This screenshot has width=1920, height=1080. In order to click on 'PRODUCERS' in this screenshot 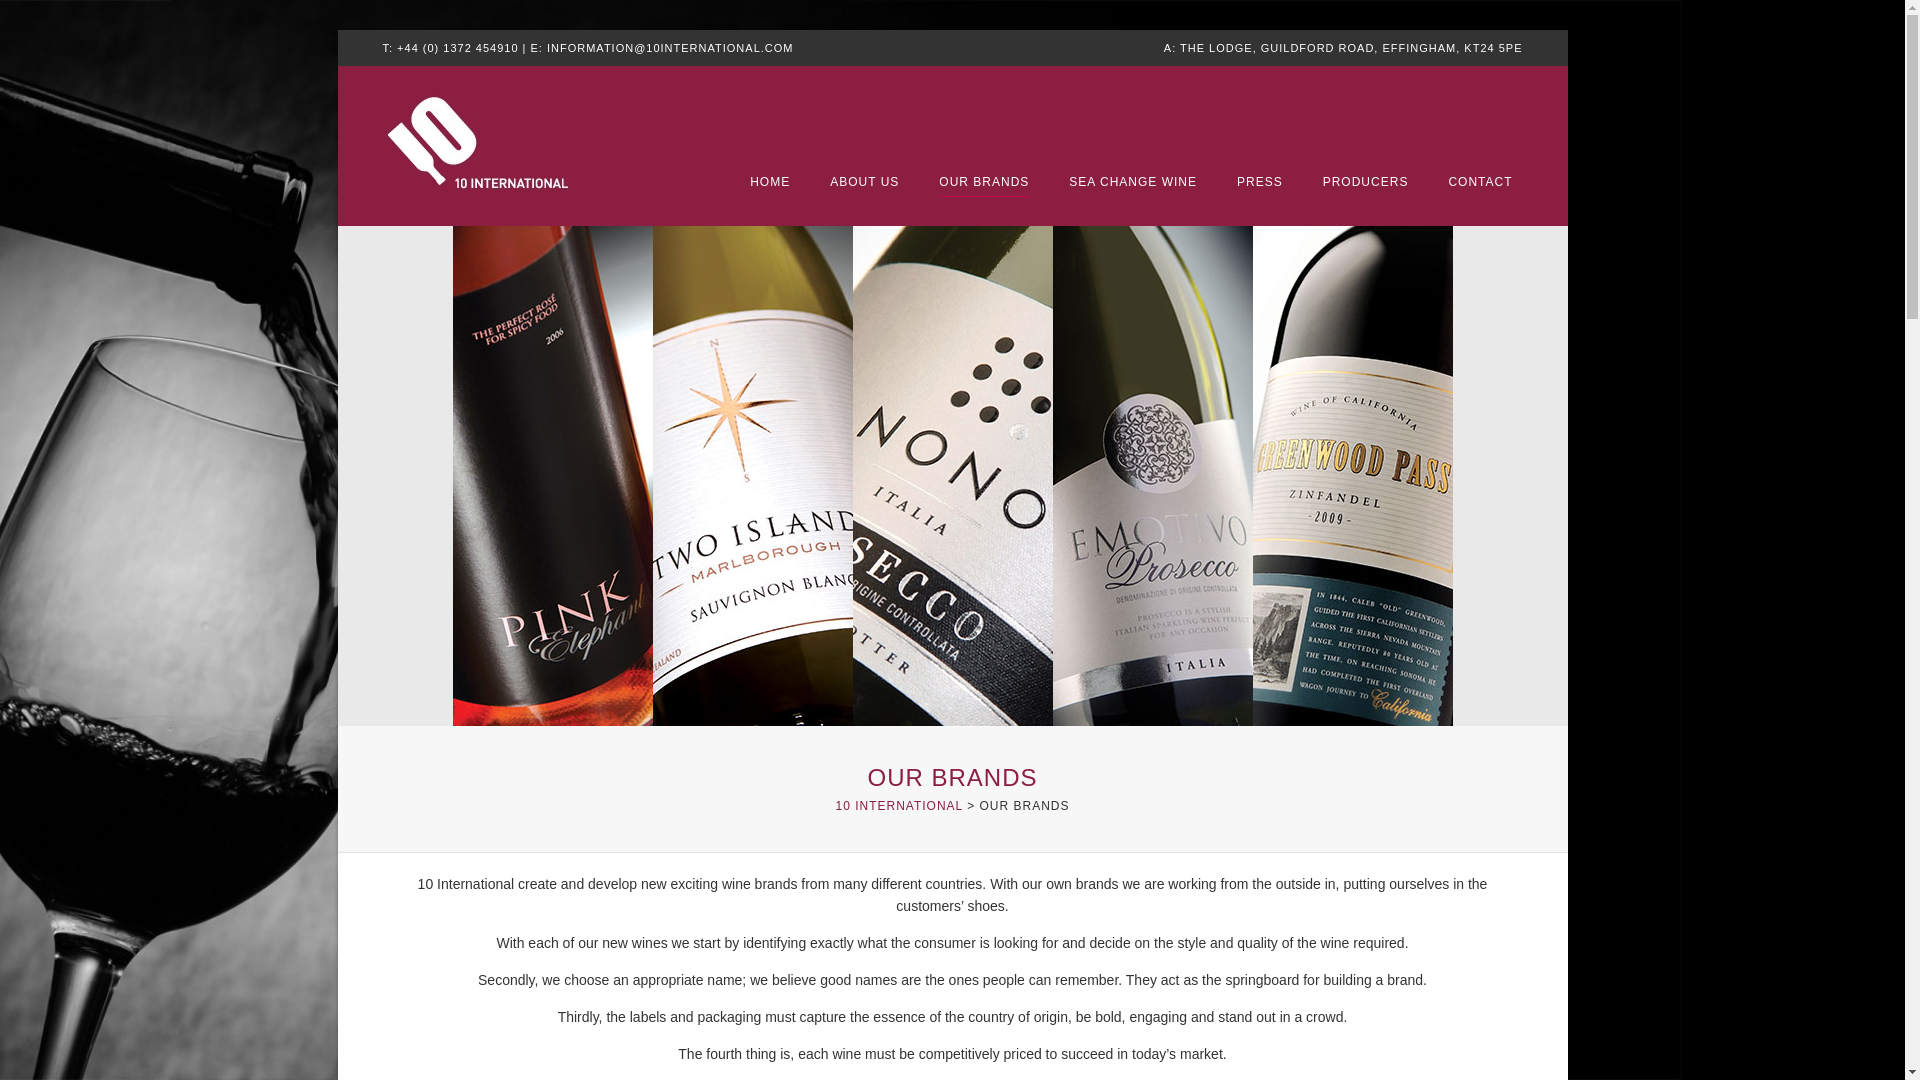, I will do `click(1365, 182)`.